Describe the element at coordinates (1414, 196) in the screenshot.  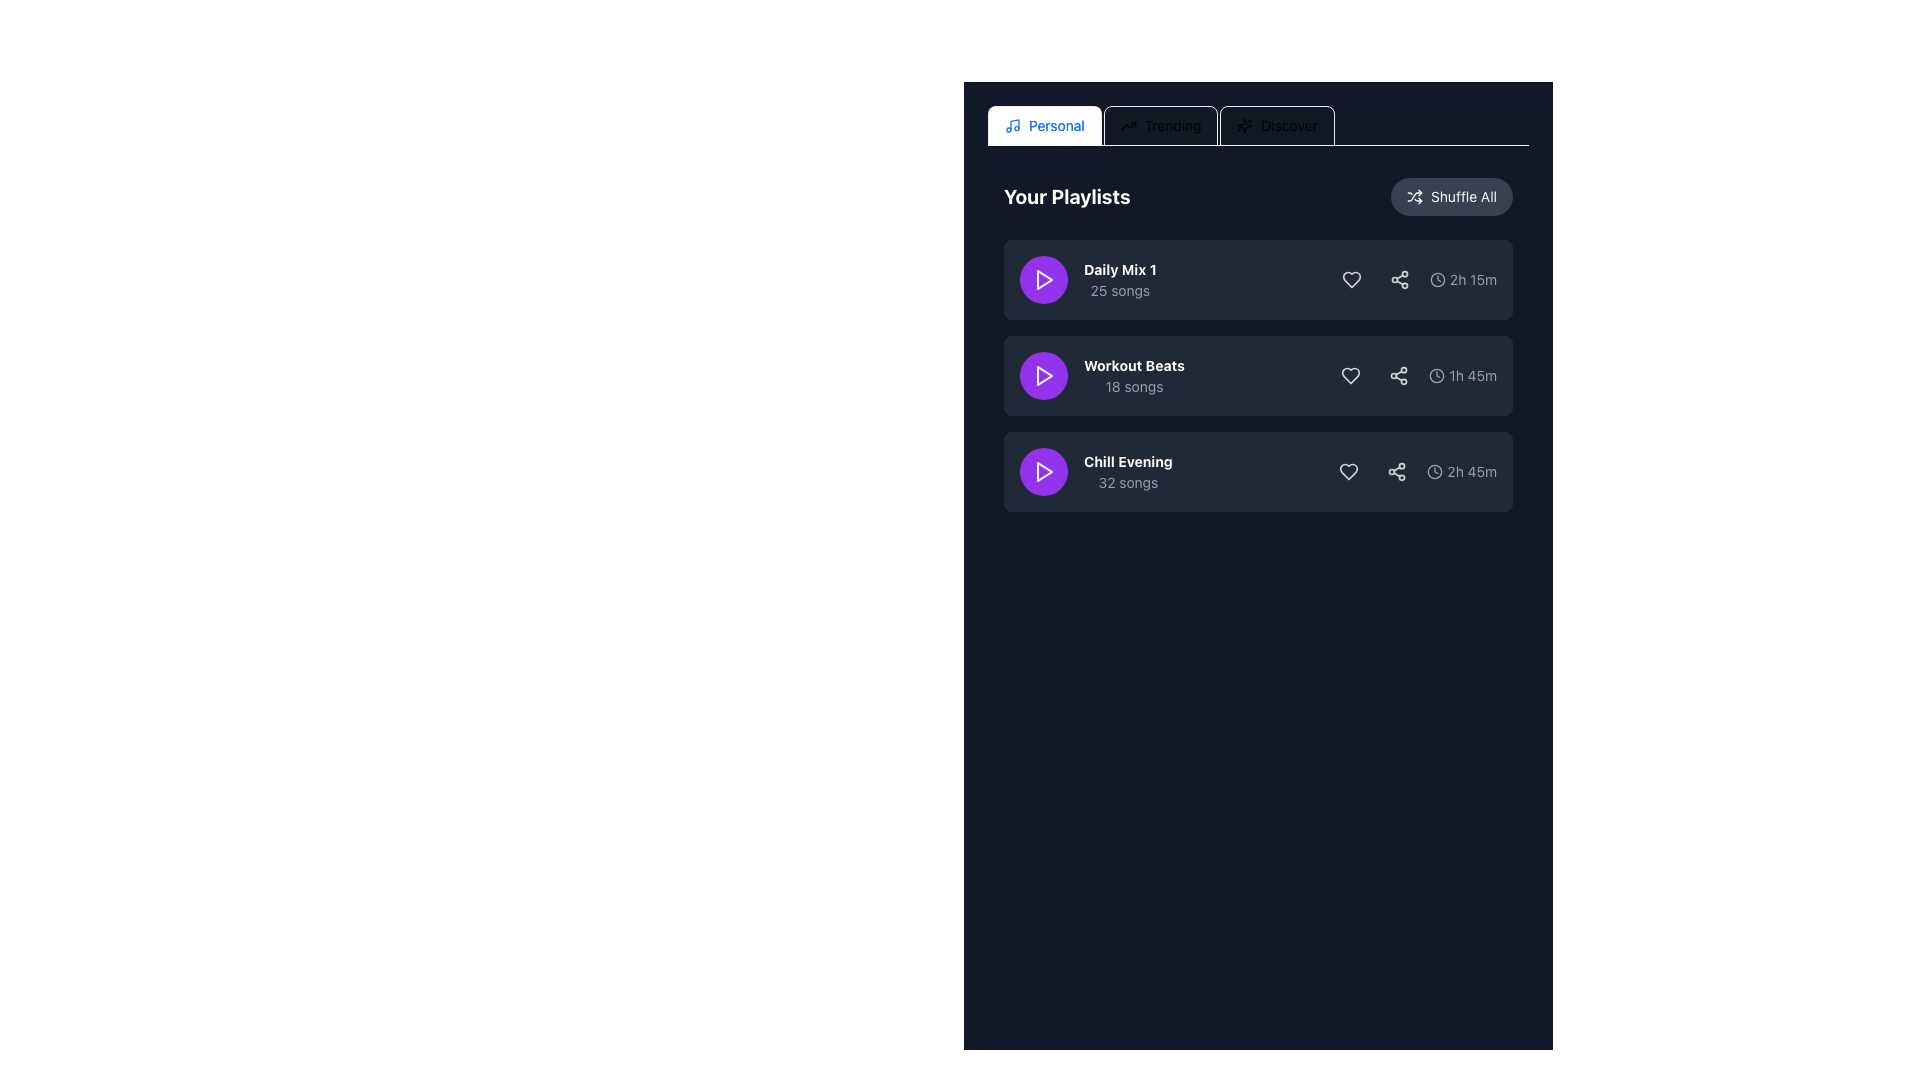
I see `the shuffle icon located within the 'Shuffle All' button` at that location.